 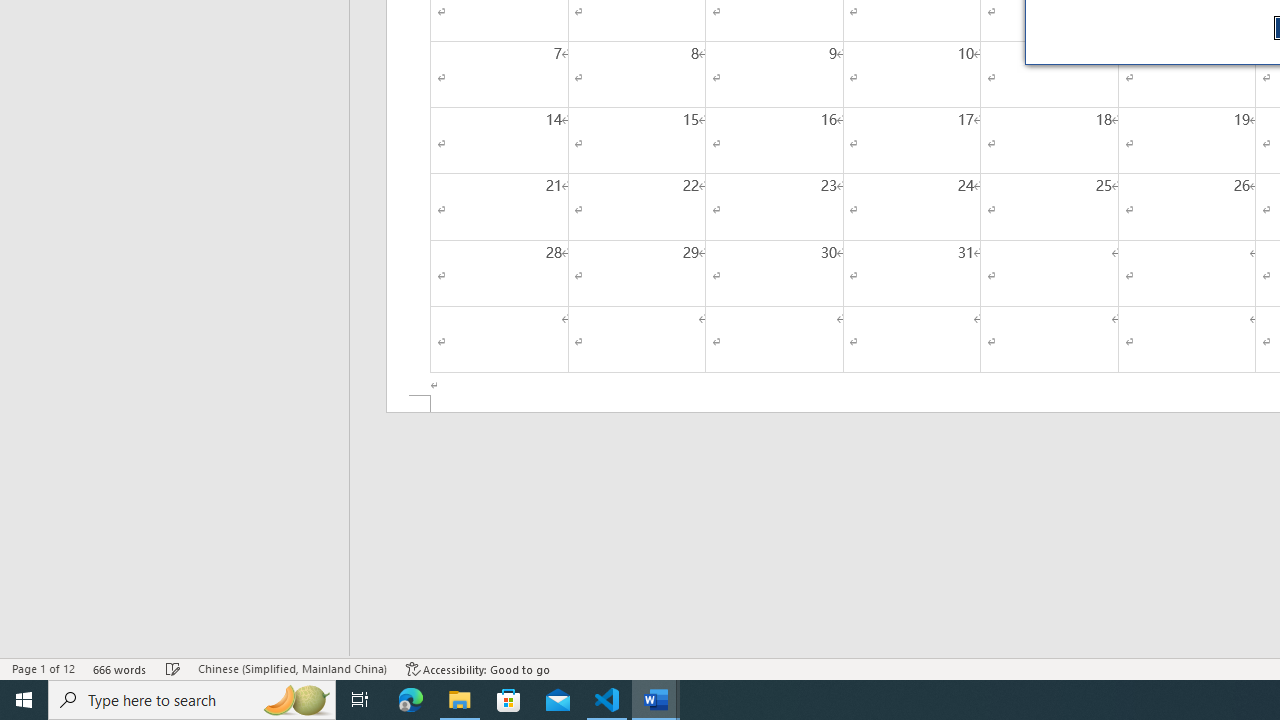 I want to click on 'Spelling and Grammar Check Checking', so click(x=173, y=669).